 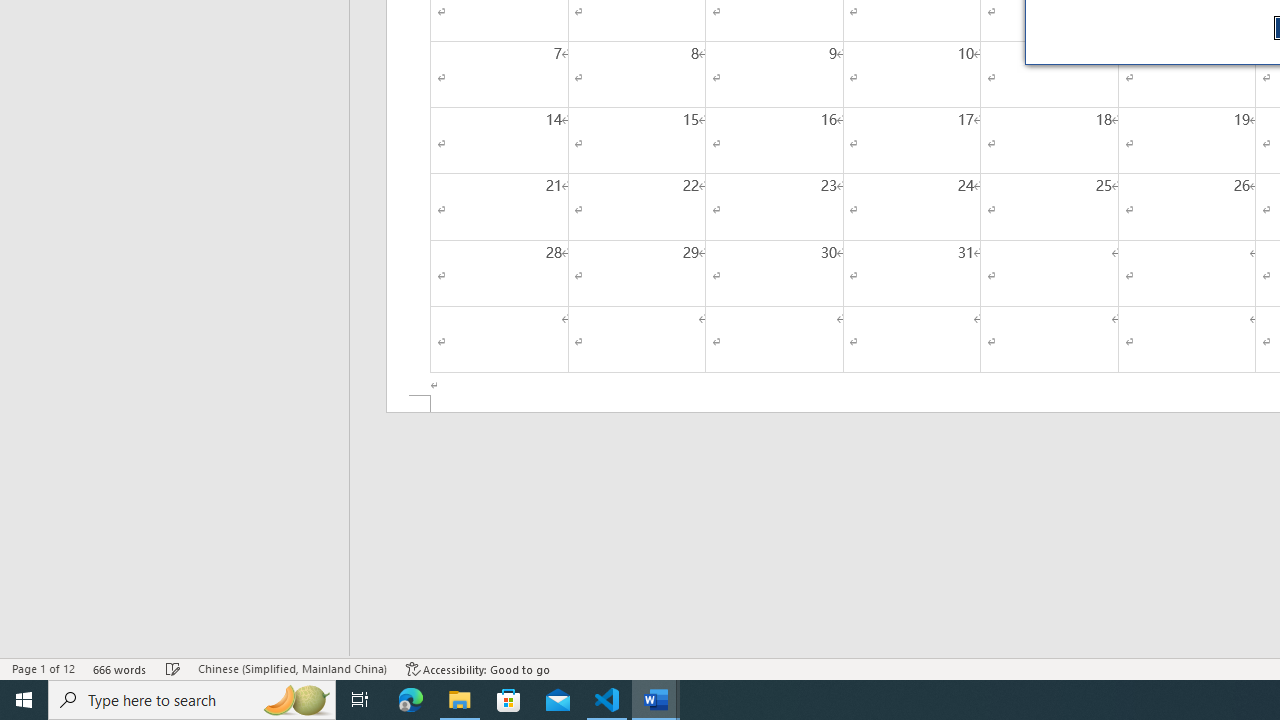 I want to click on 'Spelling and Grammar Check Checking', so click(x=173, y=669).